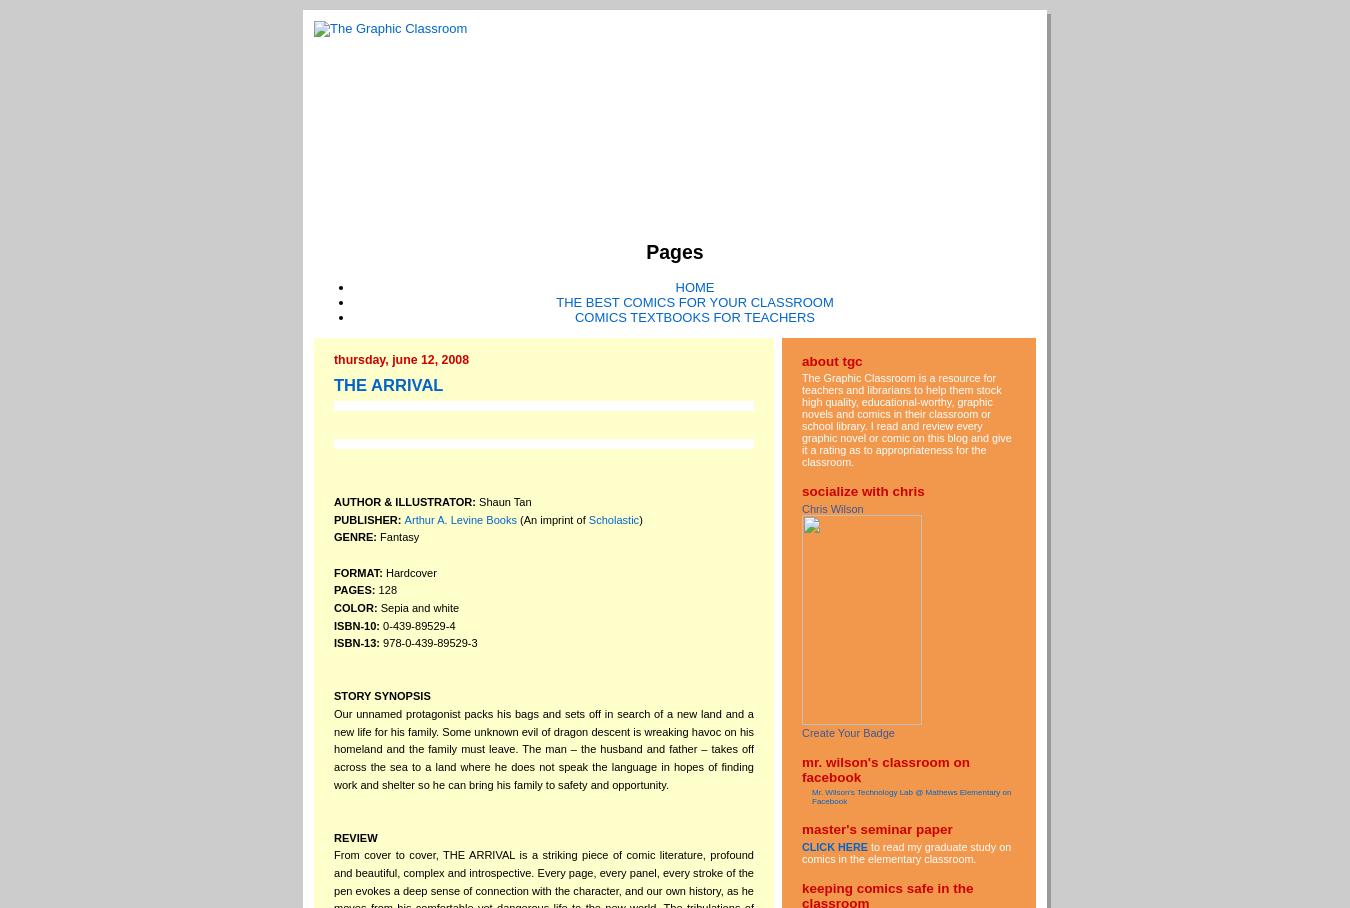 The width and height of the screenshot is (1350, 908). I want to click on 'COLOR:', so click(356, 605).